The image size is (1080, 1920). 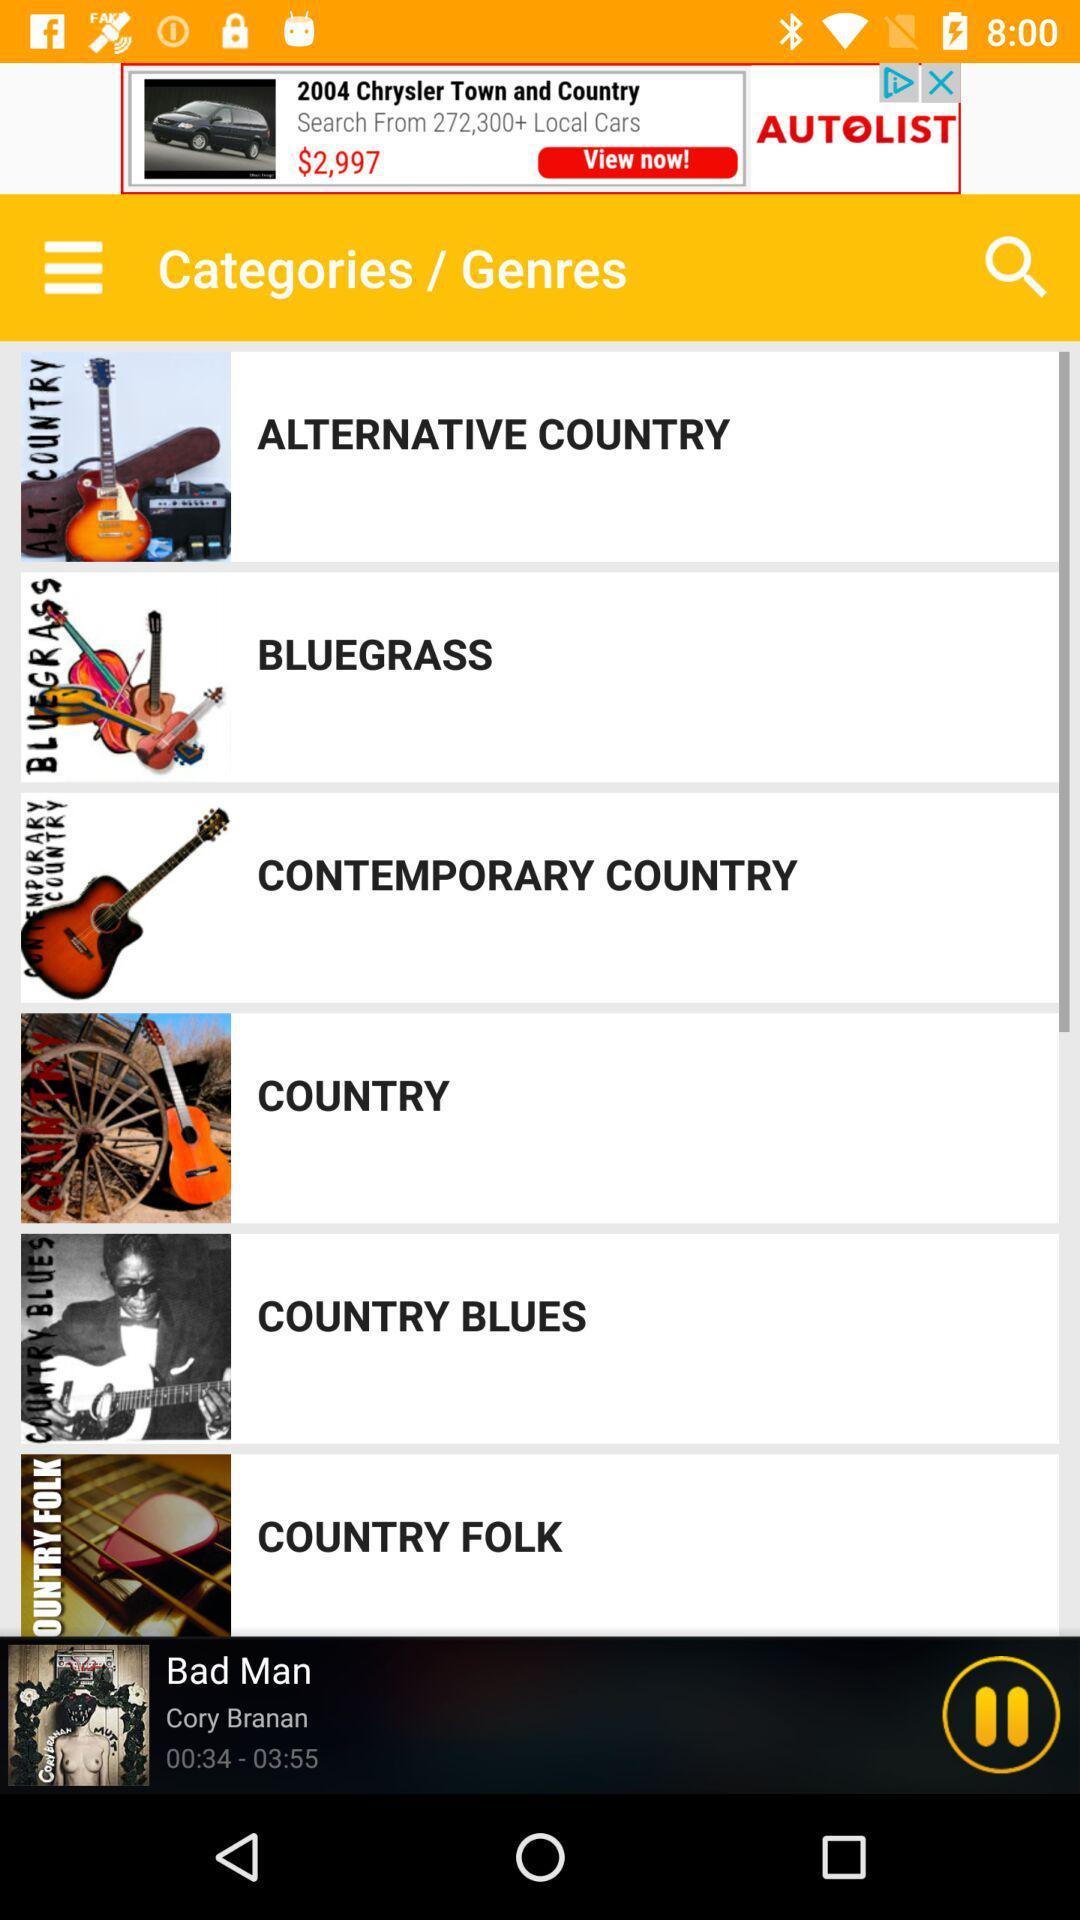 I want to click on click advertisement, so click(x=540, y=127).